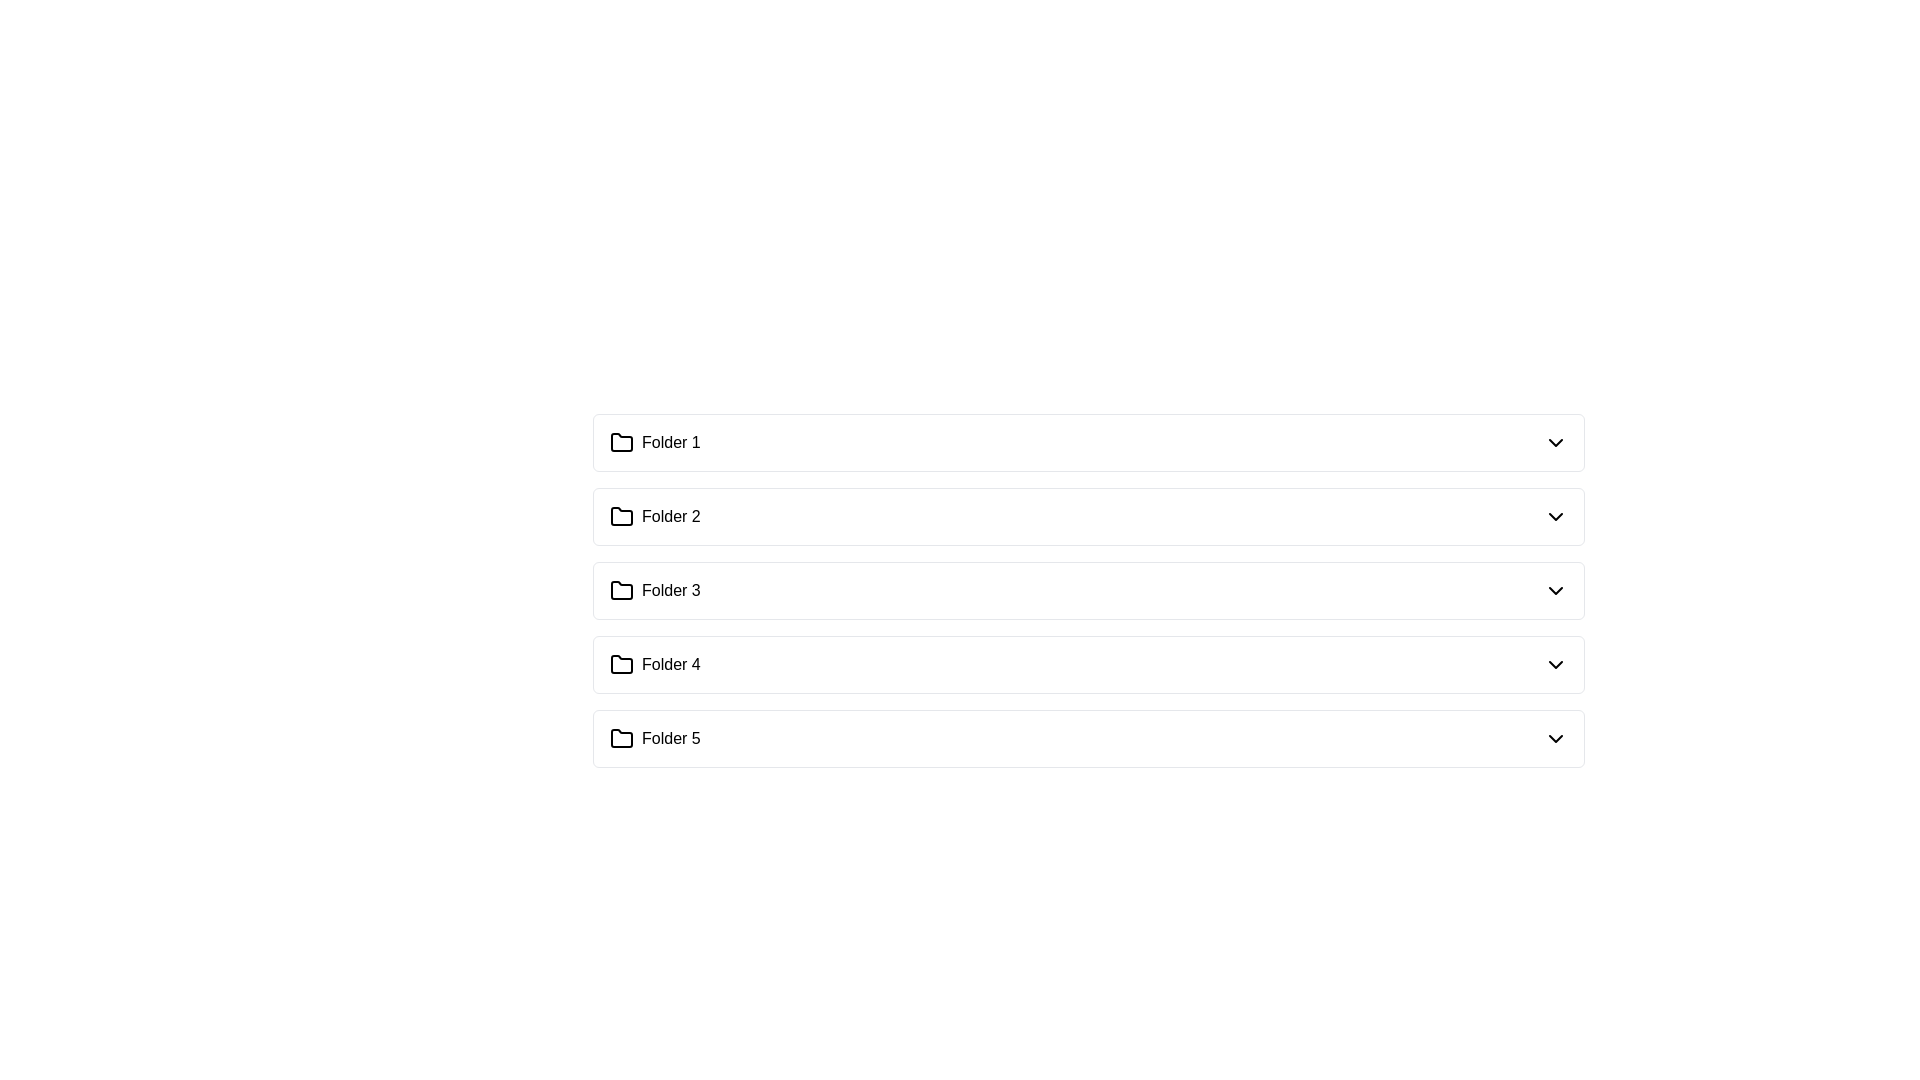  Describe the element at coordinates (621, 738) in the screenshot. I see `the folder icon associated with 'Folder 5', which is a stylized outline of a folder located at the bottom of the list of folders` at that location.